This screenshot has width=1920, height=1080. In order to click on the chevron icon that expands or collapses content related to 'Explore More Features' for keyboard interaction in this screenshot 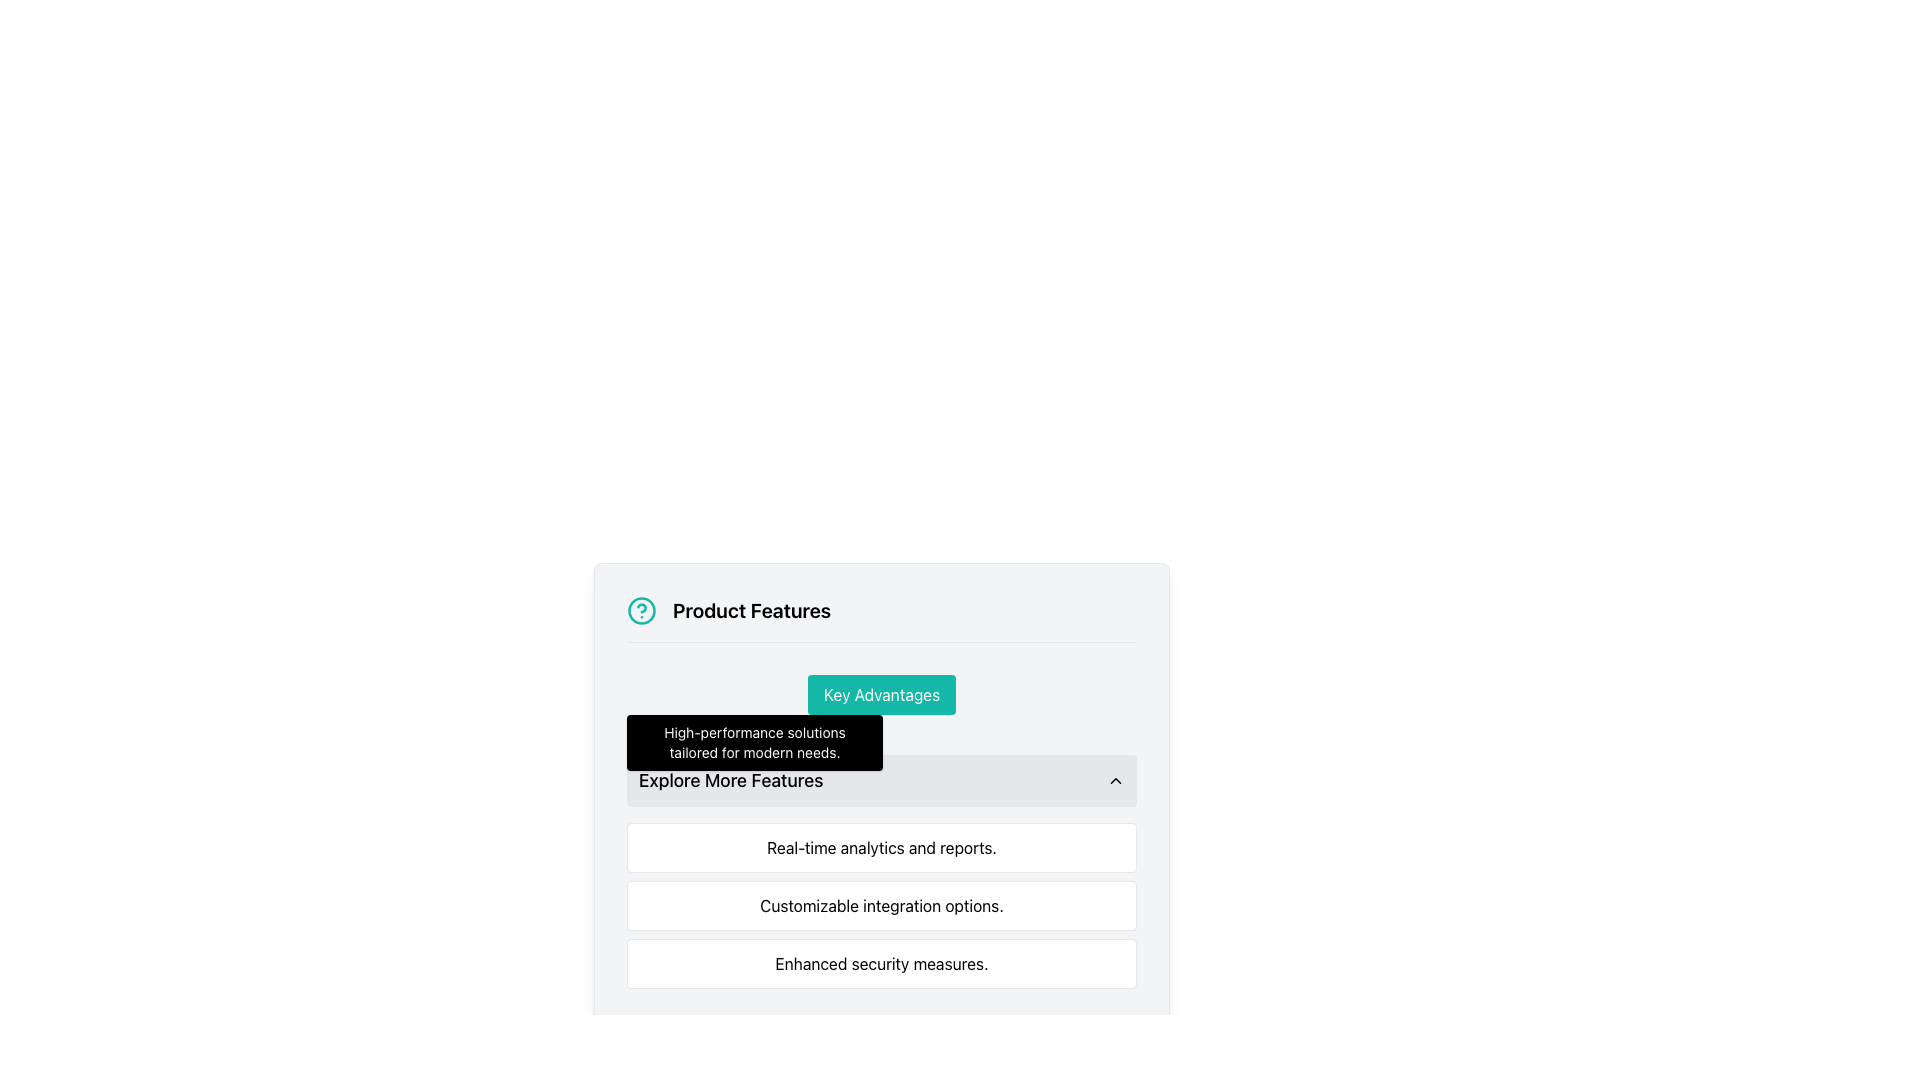, I will do `click(1115, 779)`.